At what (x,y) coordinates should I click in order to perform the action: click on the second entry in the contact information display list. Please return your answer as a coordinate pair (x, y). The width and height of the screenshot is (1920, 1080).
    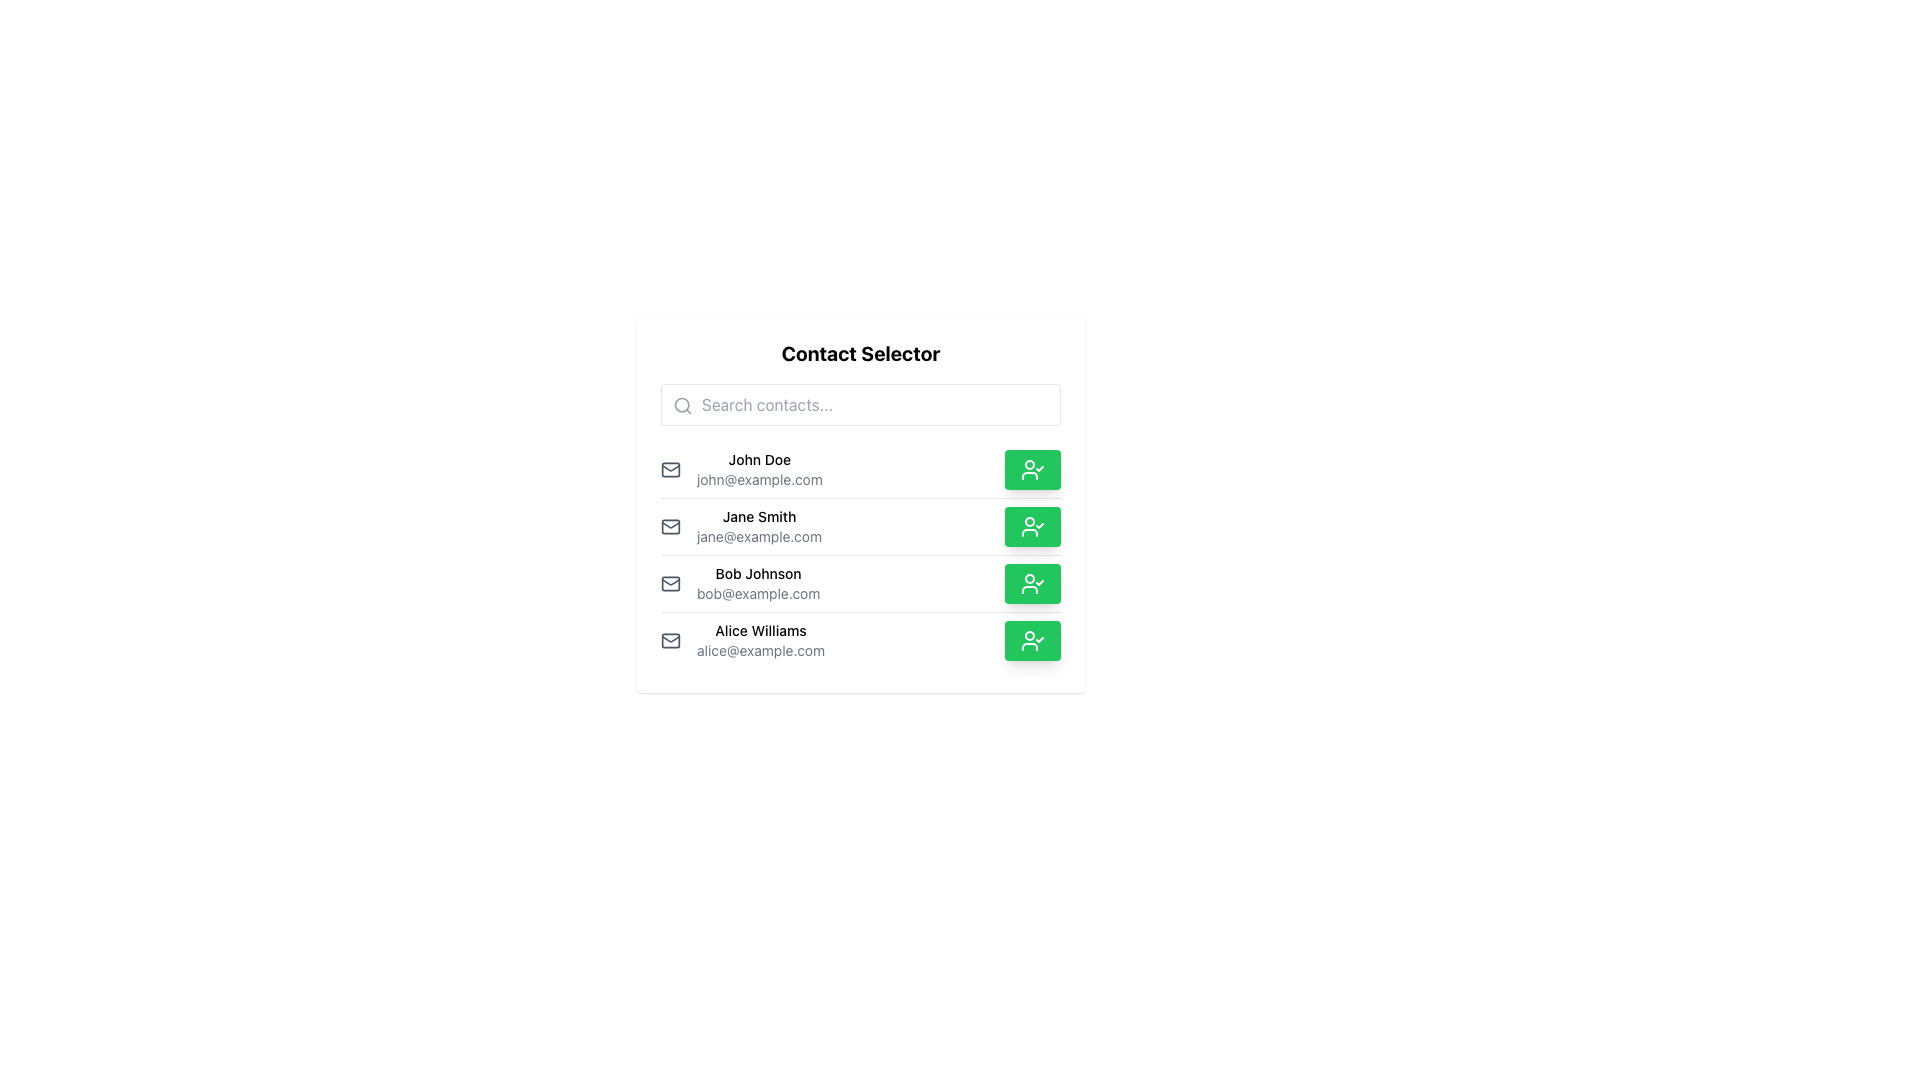
    Looking at the image, I should click on (740, 526).